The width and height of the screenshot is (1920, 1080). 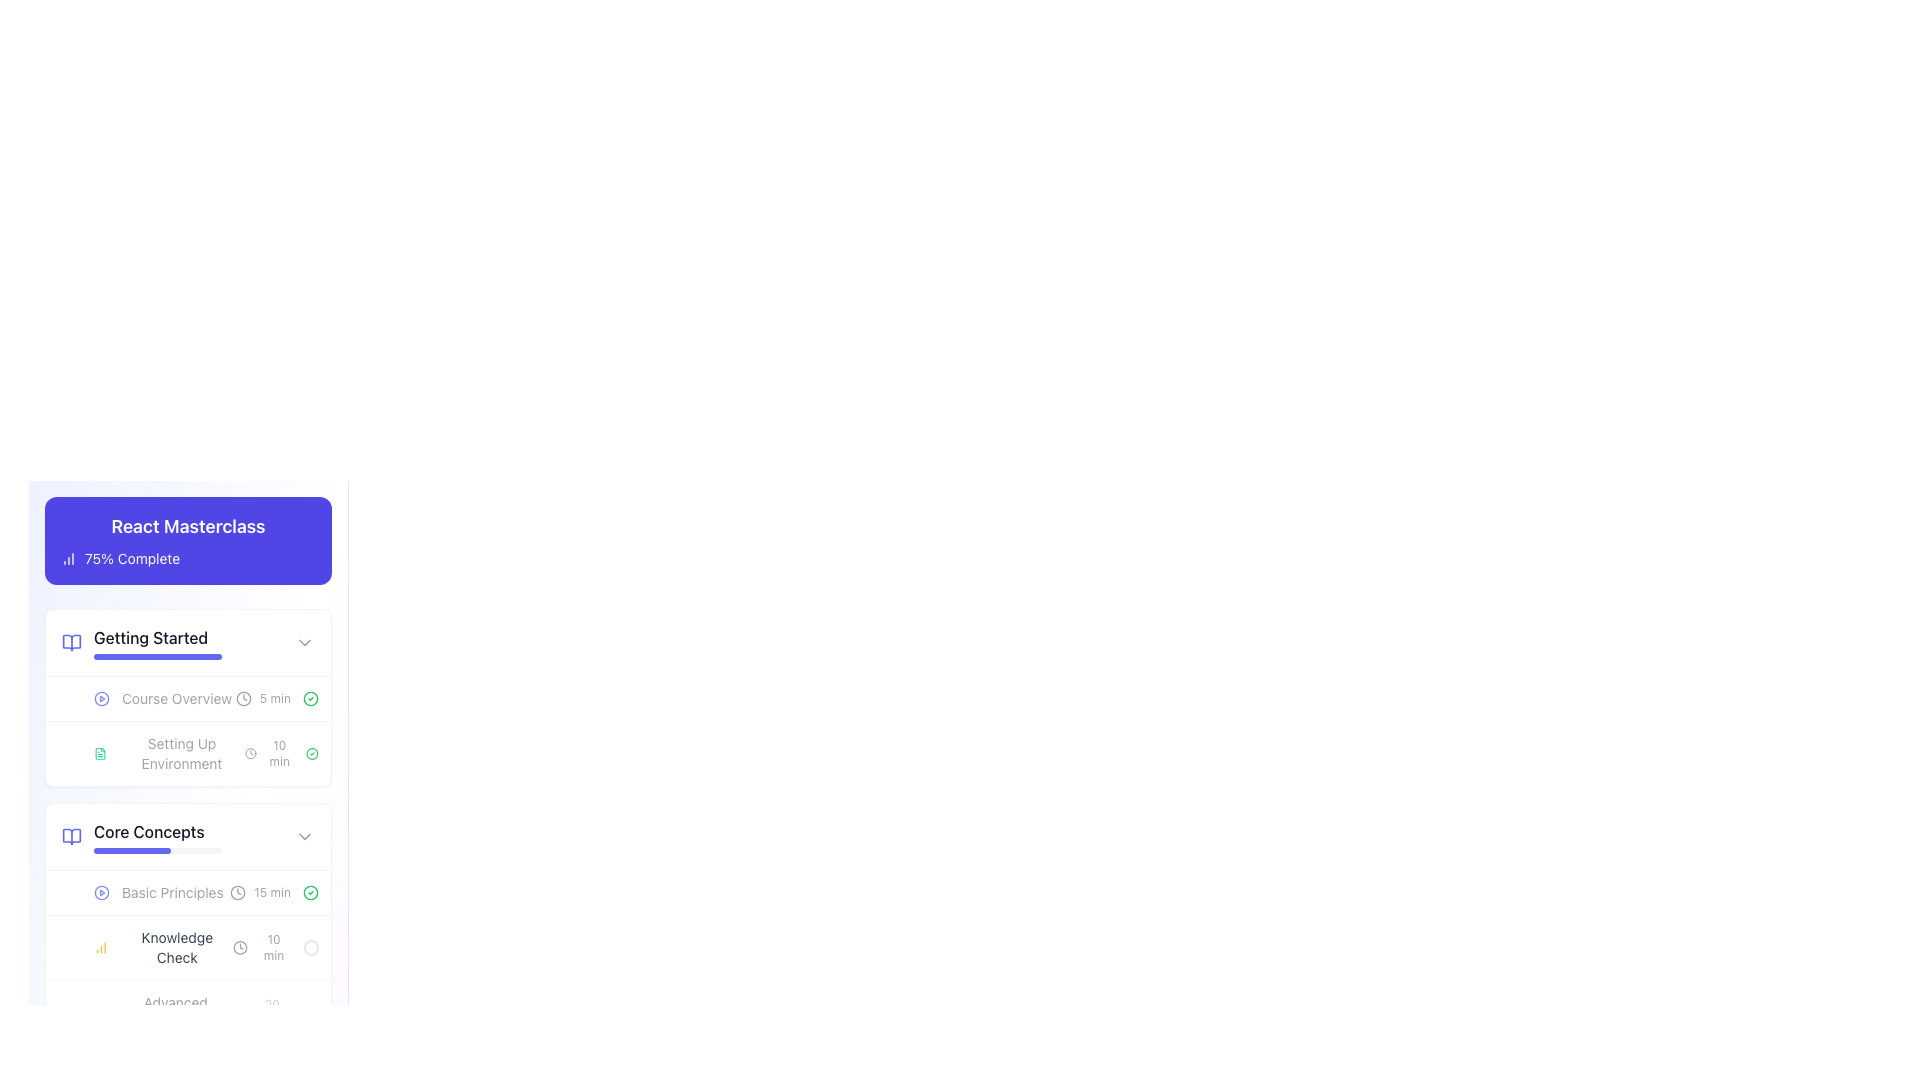 What do you see at coordinates (99, 753) in the screenshot?
I see `the icon representing the 'Setting Up Environment' item in the 'Getting Started' section by moving the cursor to its center point` at bounding box center [99, 753].